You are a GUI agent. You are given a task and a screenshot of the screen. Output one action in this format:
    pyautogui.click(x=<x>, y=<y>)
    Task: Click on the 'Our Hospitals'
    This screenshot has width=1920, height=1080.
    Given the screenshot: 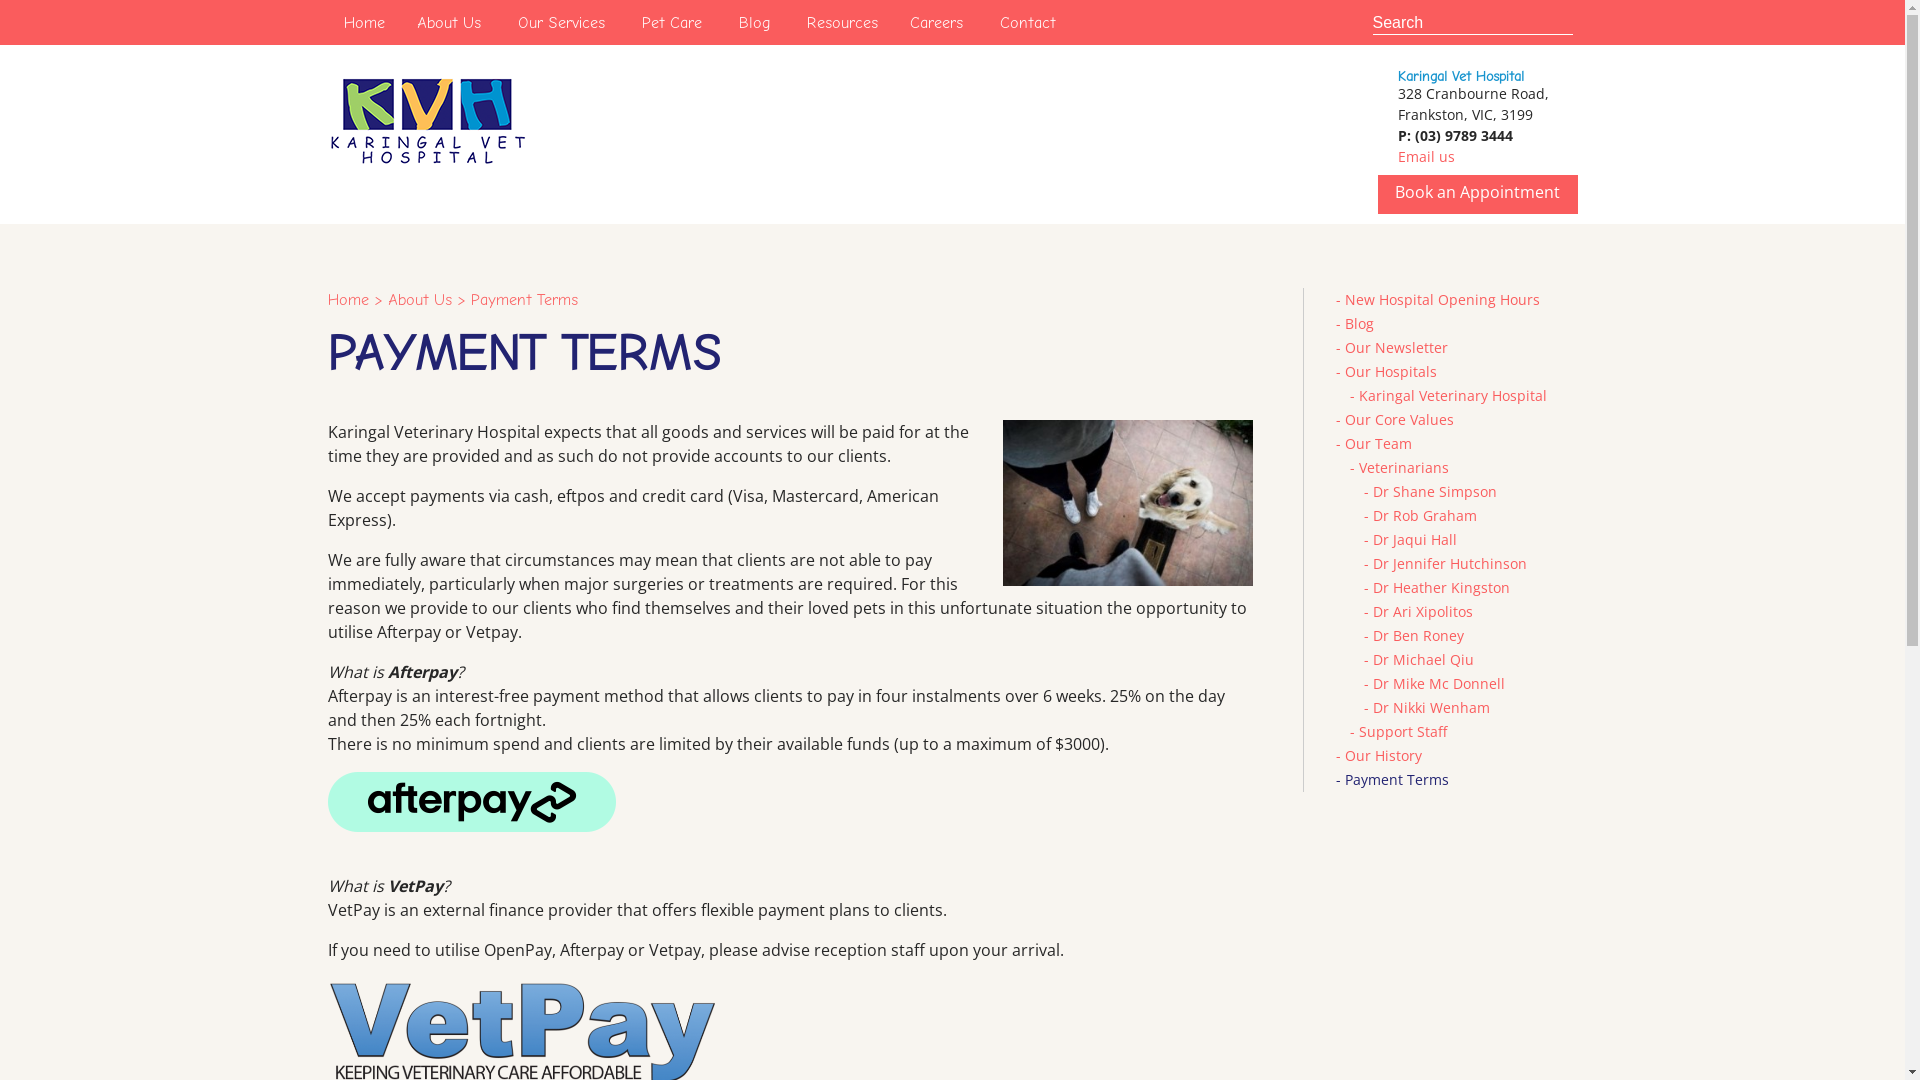 What is the action you would take?
    pyautogui.click(x=1389, y=371)
    